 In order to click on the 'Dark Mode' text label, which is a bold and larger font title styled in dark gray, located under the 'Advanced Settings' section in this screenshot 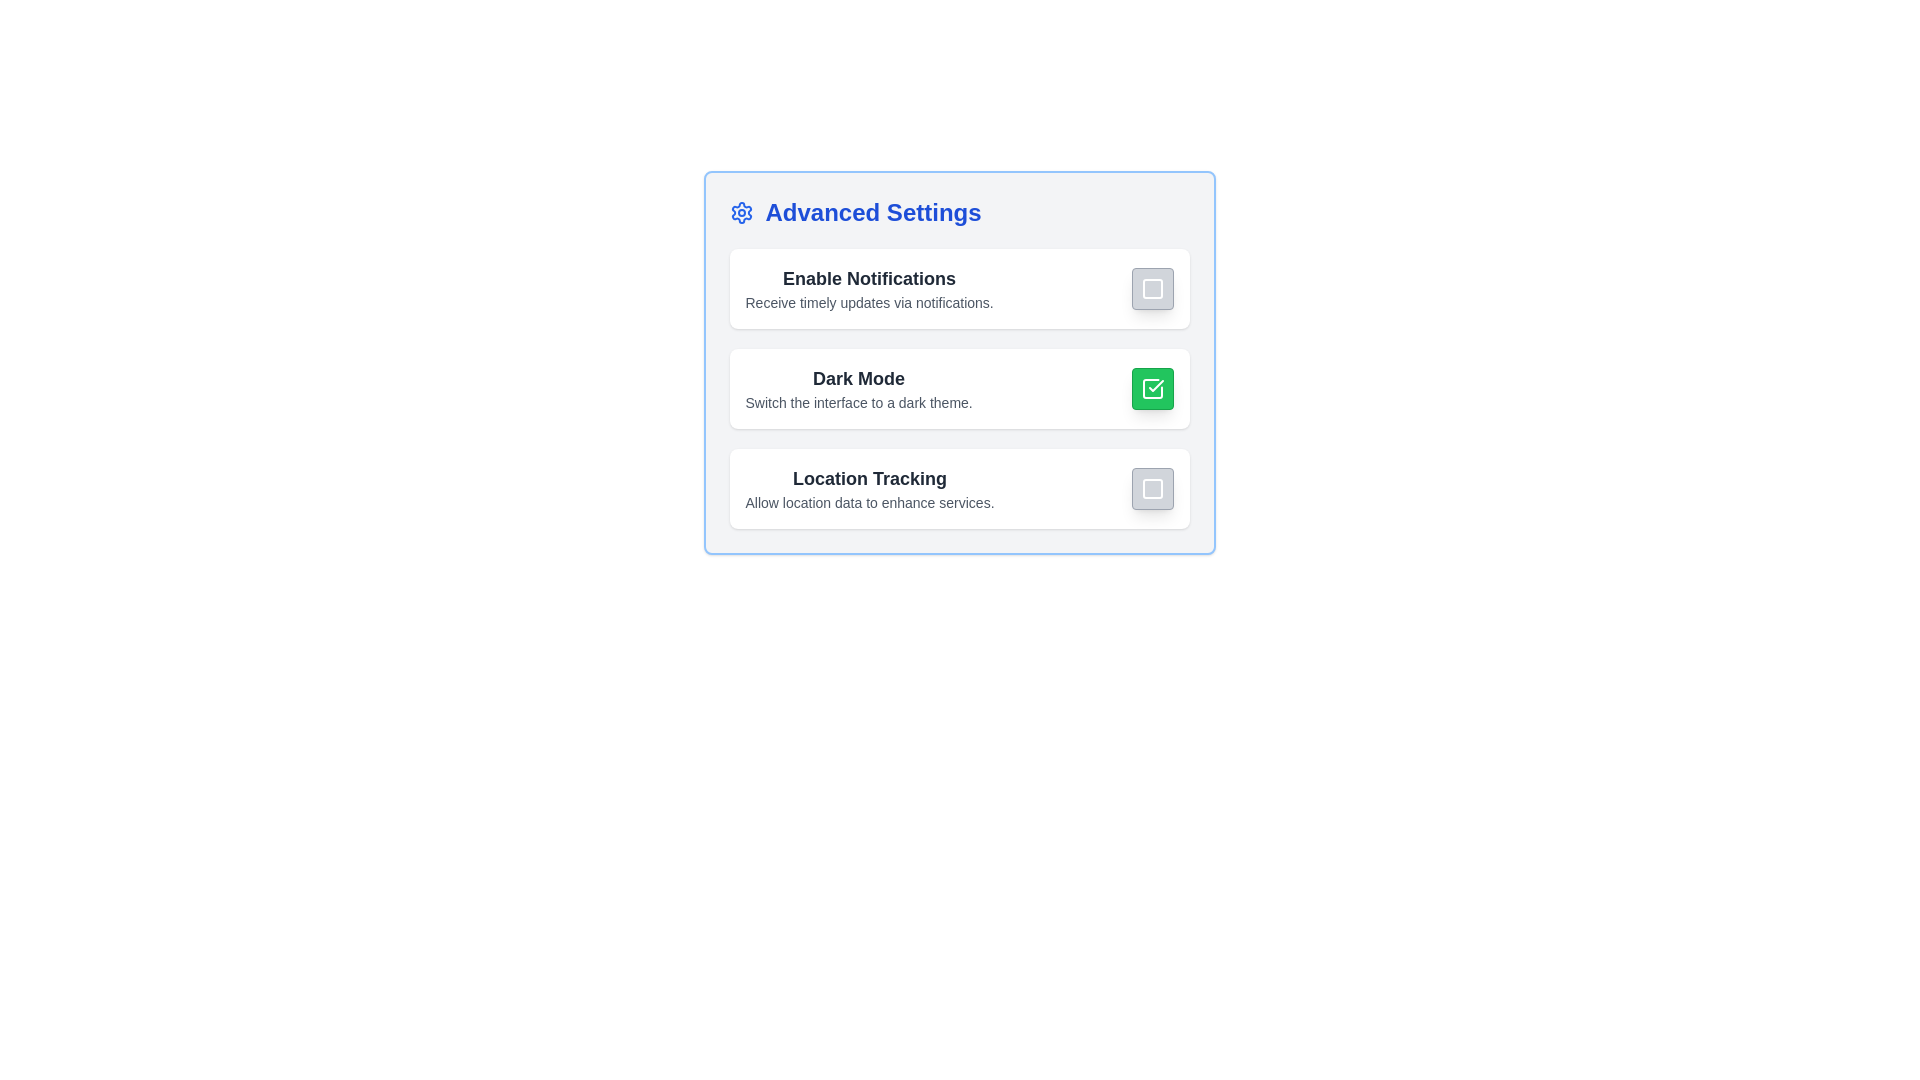, I will do `click(859, 378)`.